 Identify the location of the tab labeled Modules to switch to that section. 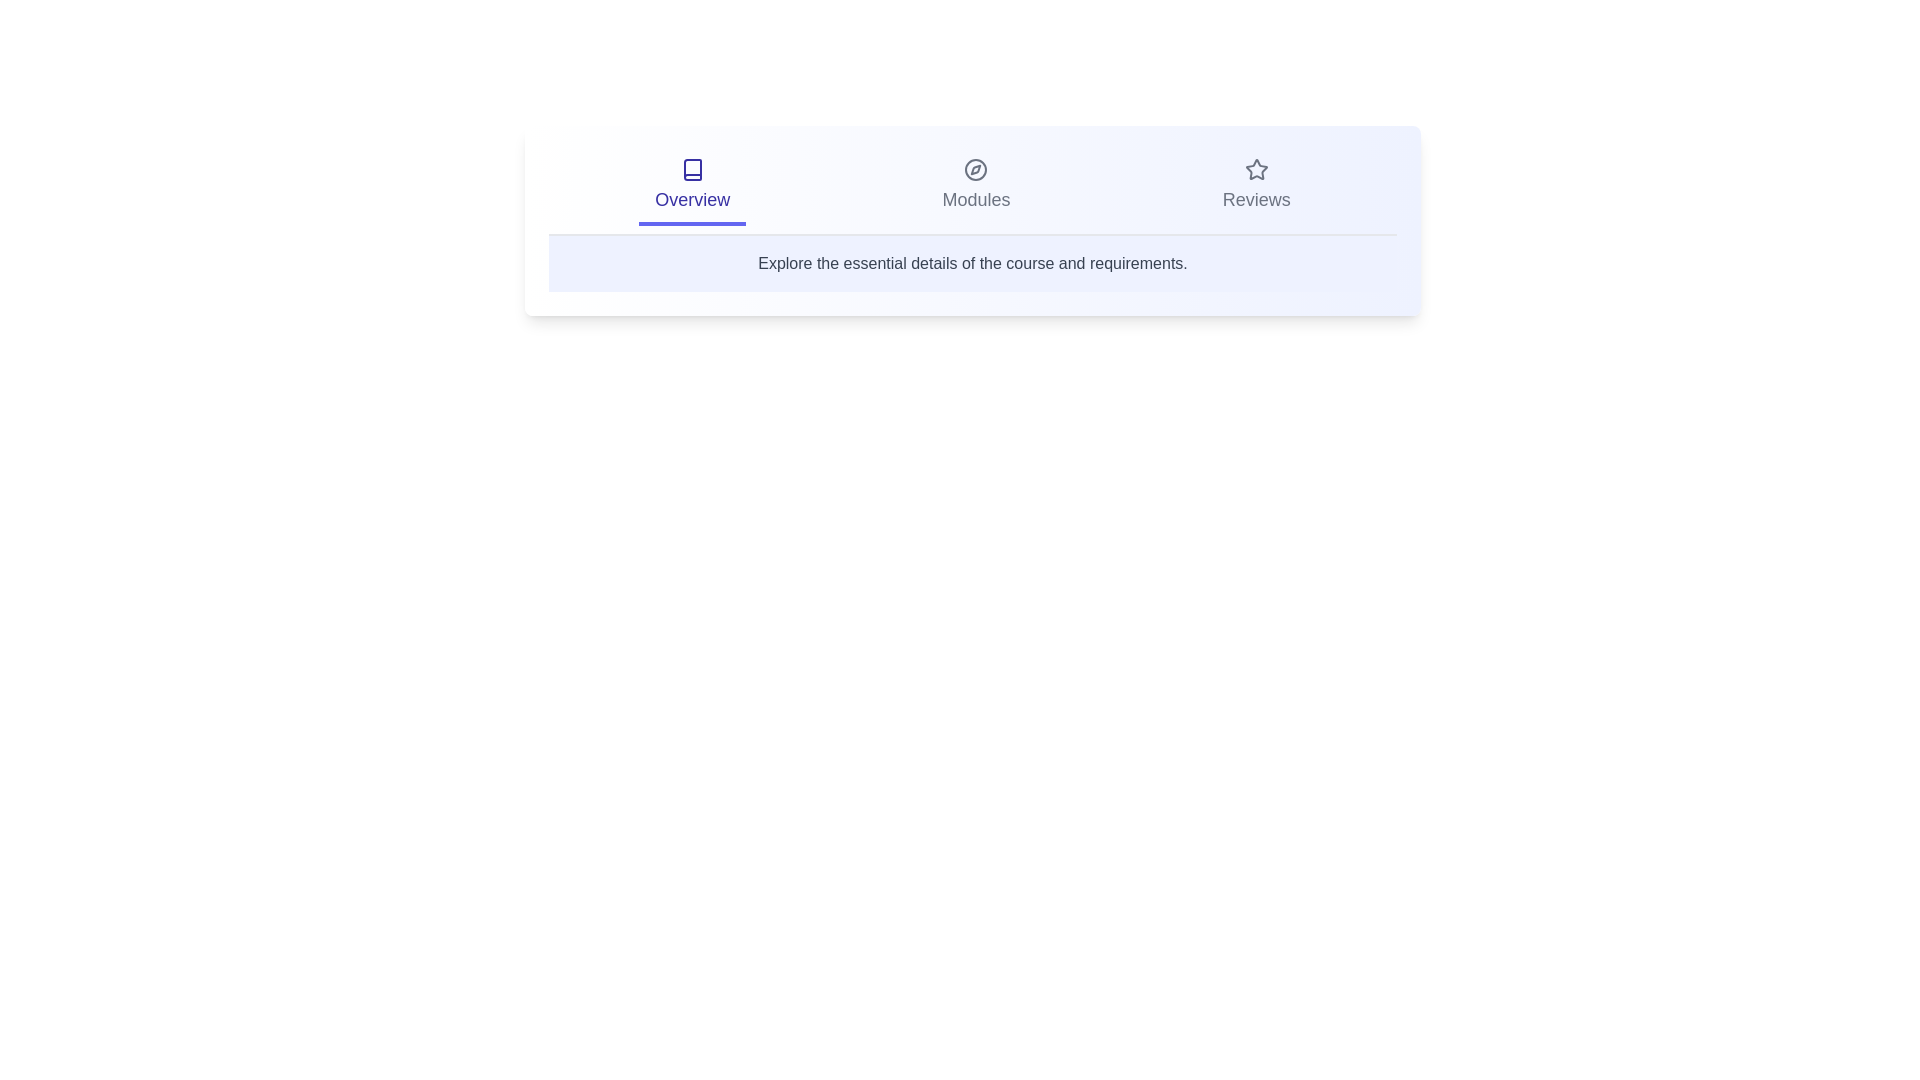
(976, 188).